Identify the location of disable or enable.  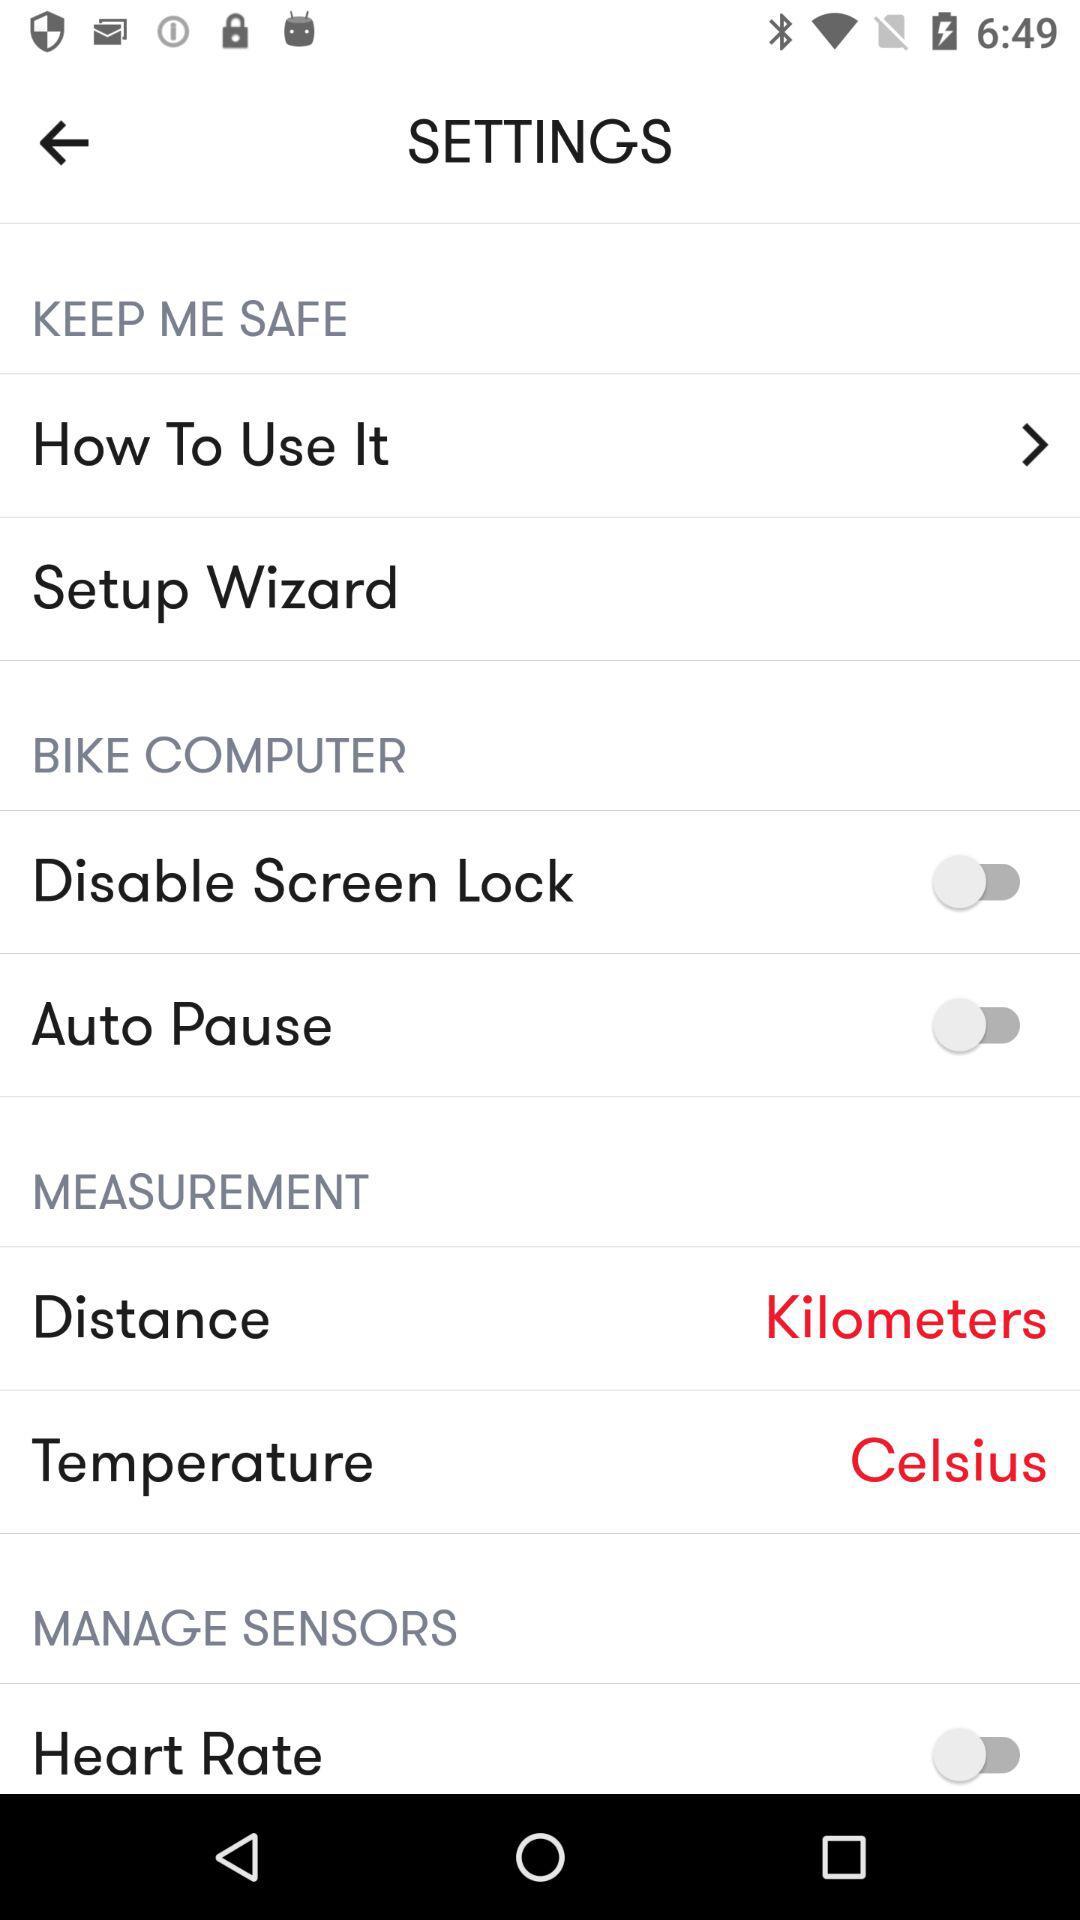
(985, 880).